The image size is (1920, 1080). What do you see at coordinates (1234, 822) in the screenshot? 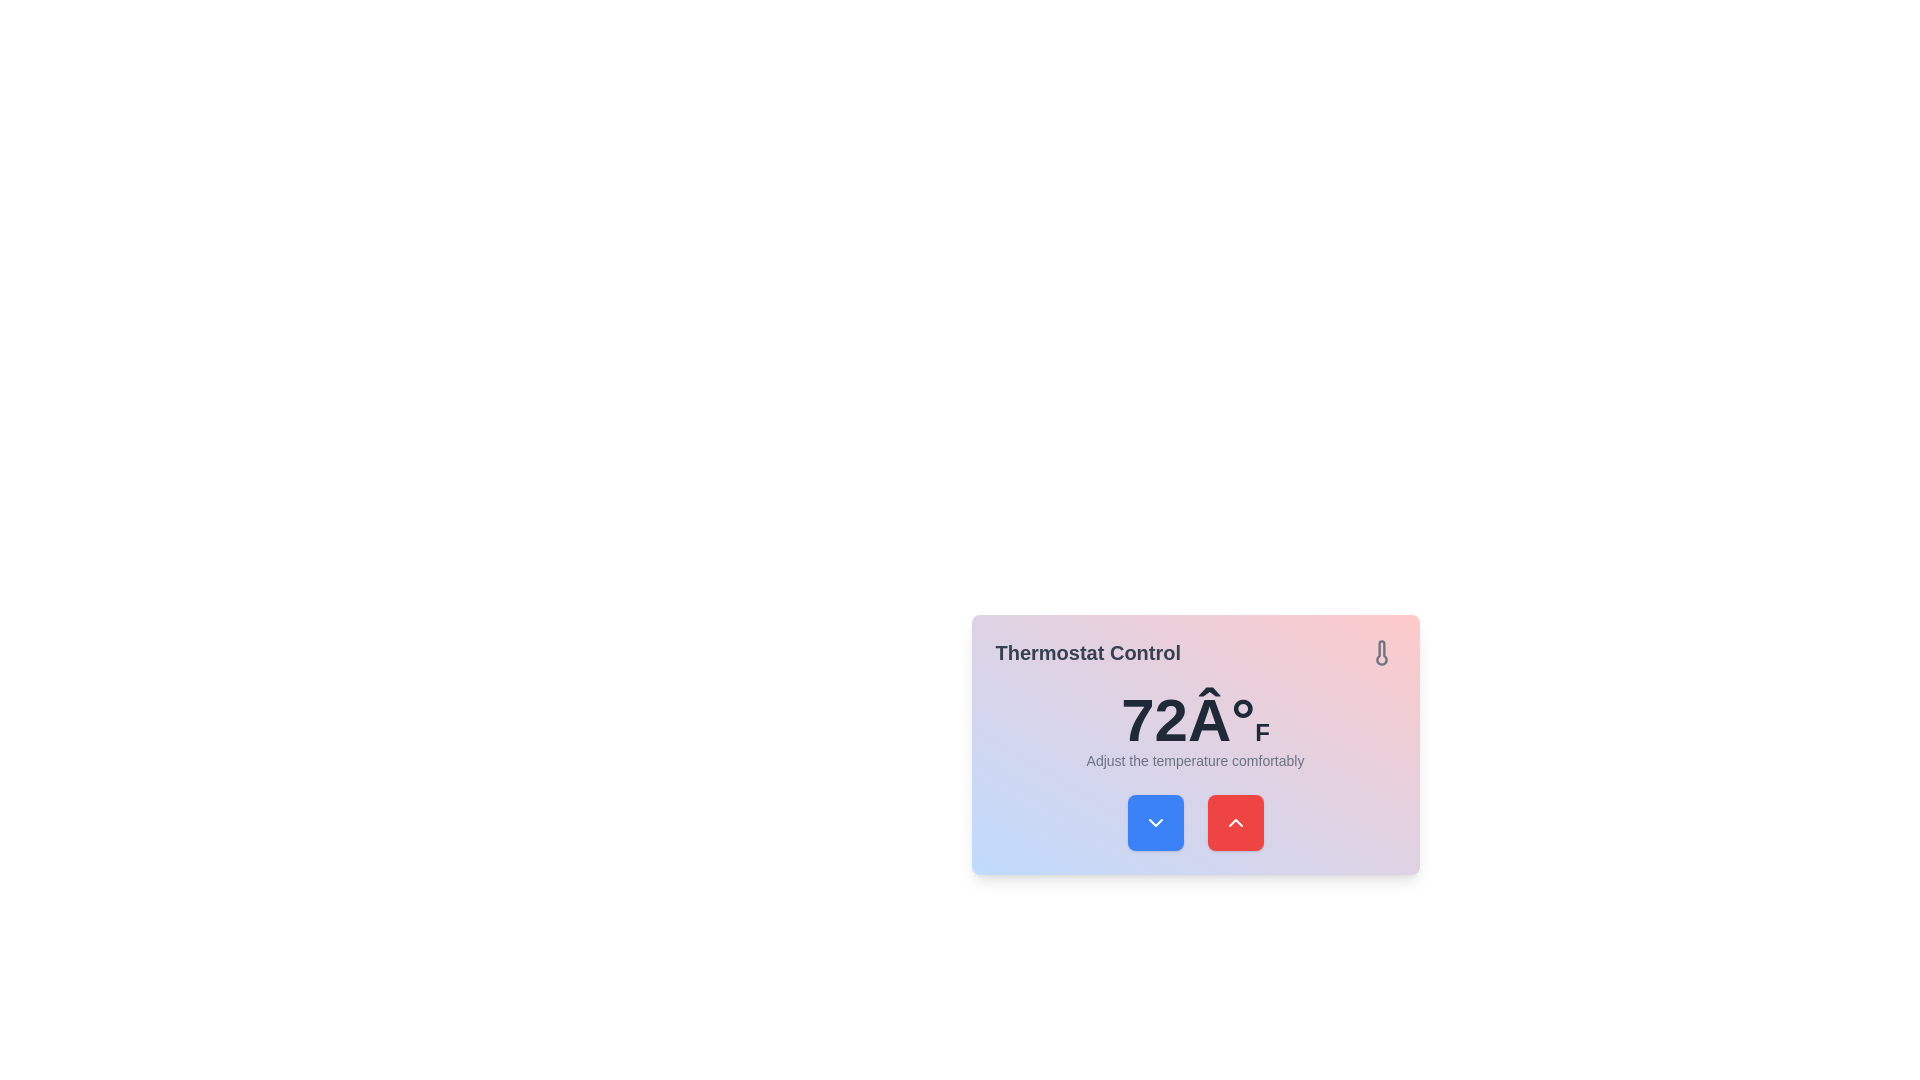
I see `the upward control button contained within the red button located on the right side below the temperature display to observe any effects` at bounding box center [1234, 822].